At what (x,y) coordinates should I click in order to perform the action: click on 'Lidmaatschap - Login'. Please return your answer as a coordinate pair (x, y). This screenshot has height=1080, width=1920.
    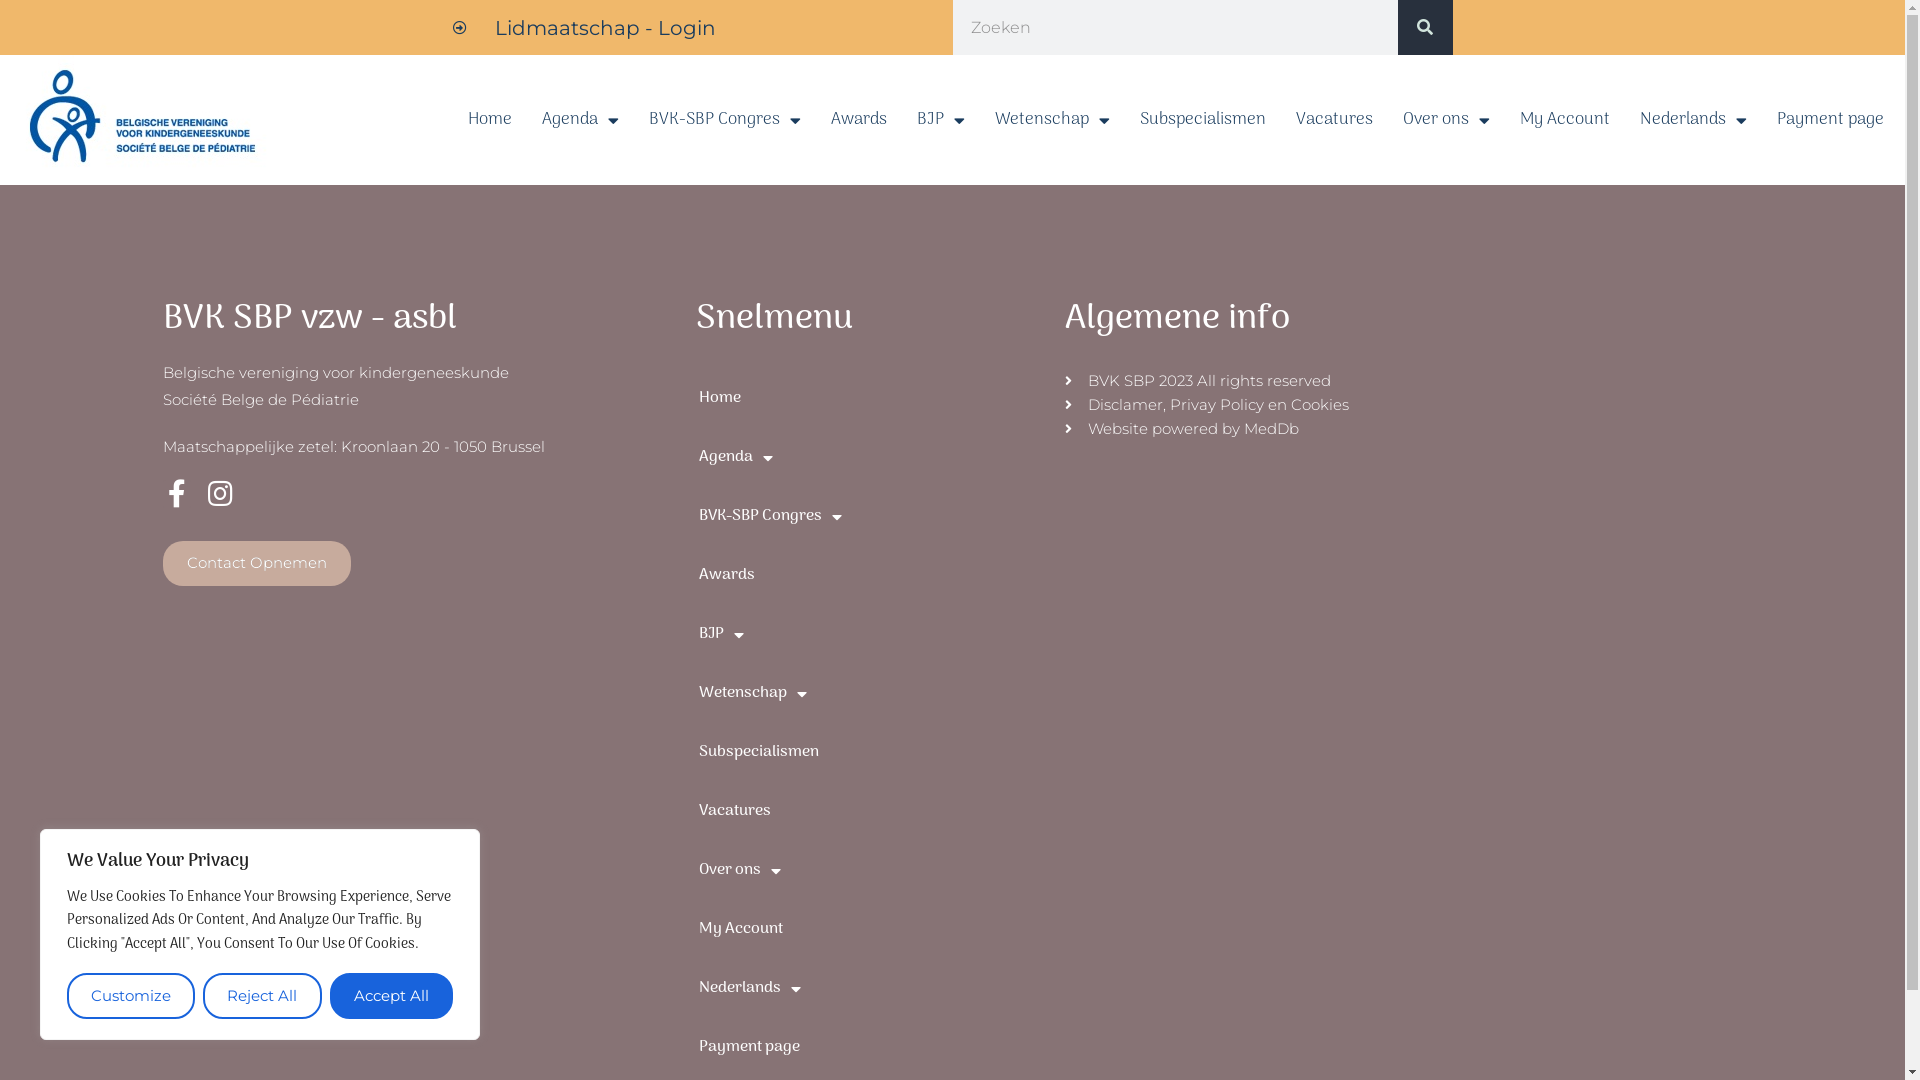
    Looking at the image, I should click on (583, 27).